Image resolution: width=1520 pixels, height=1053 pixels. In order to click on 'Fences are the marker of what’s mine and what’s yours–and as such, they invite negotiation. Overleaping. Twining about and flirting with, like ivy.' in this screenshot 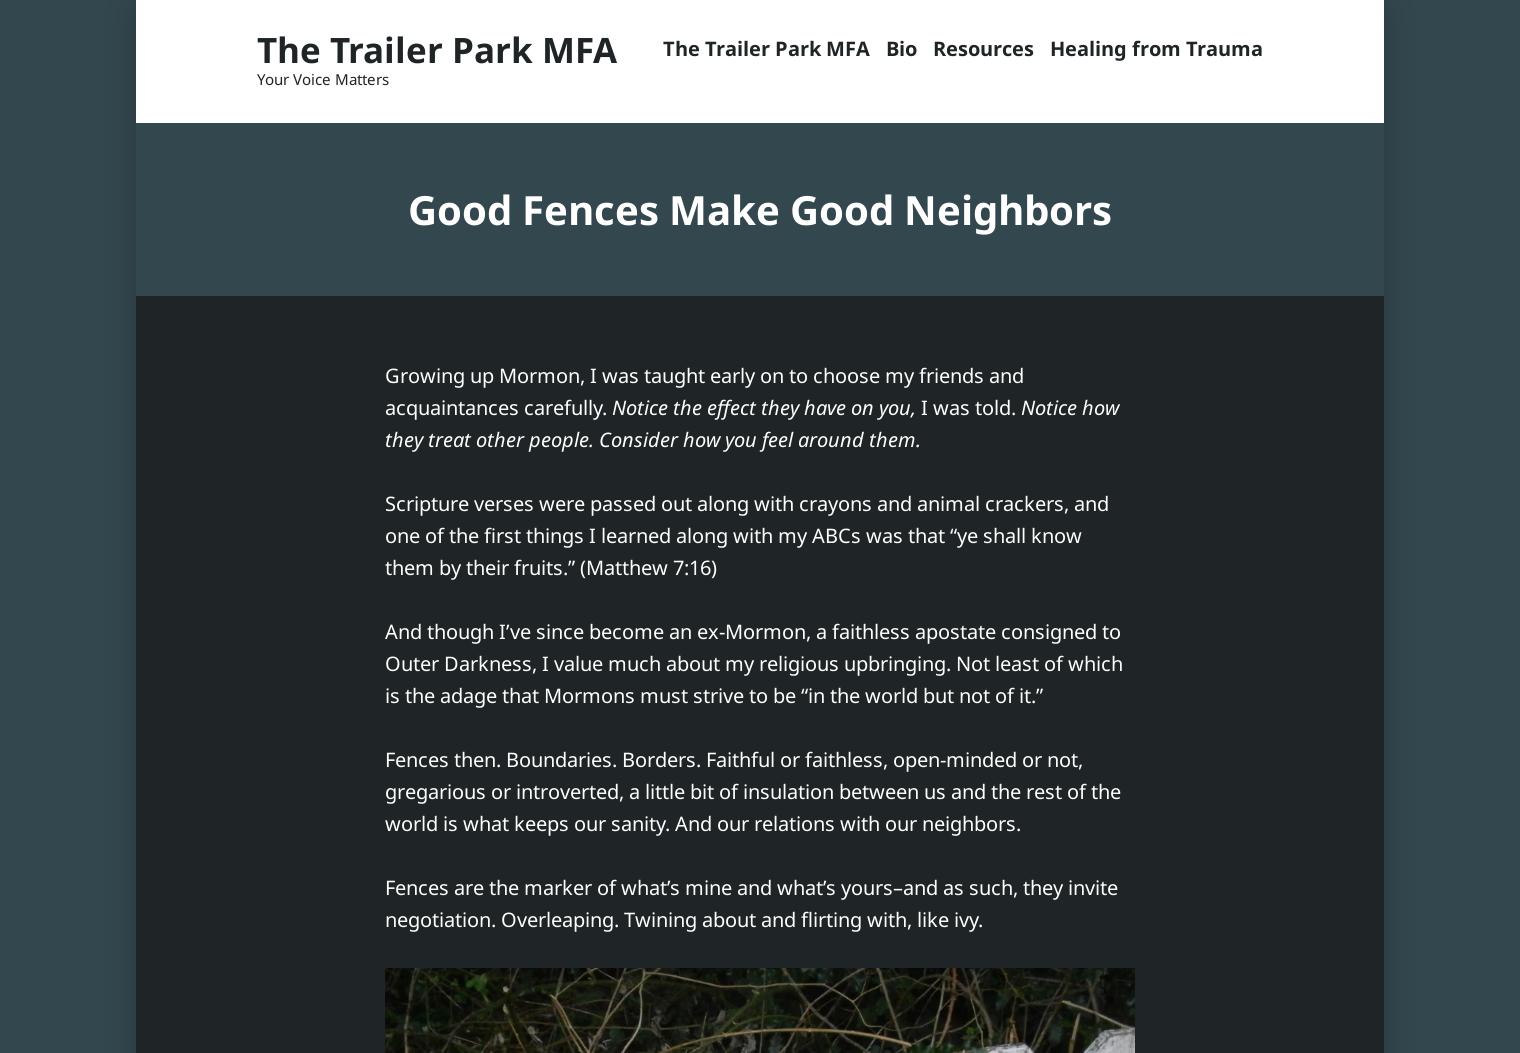, I will do `click(751, 903)`.